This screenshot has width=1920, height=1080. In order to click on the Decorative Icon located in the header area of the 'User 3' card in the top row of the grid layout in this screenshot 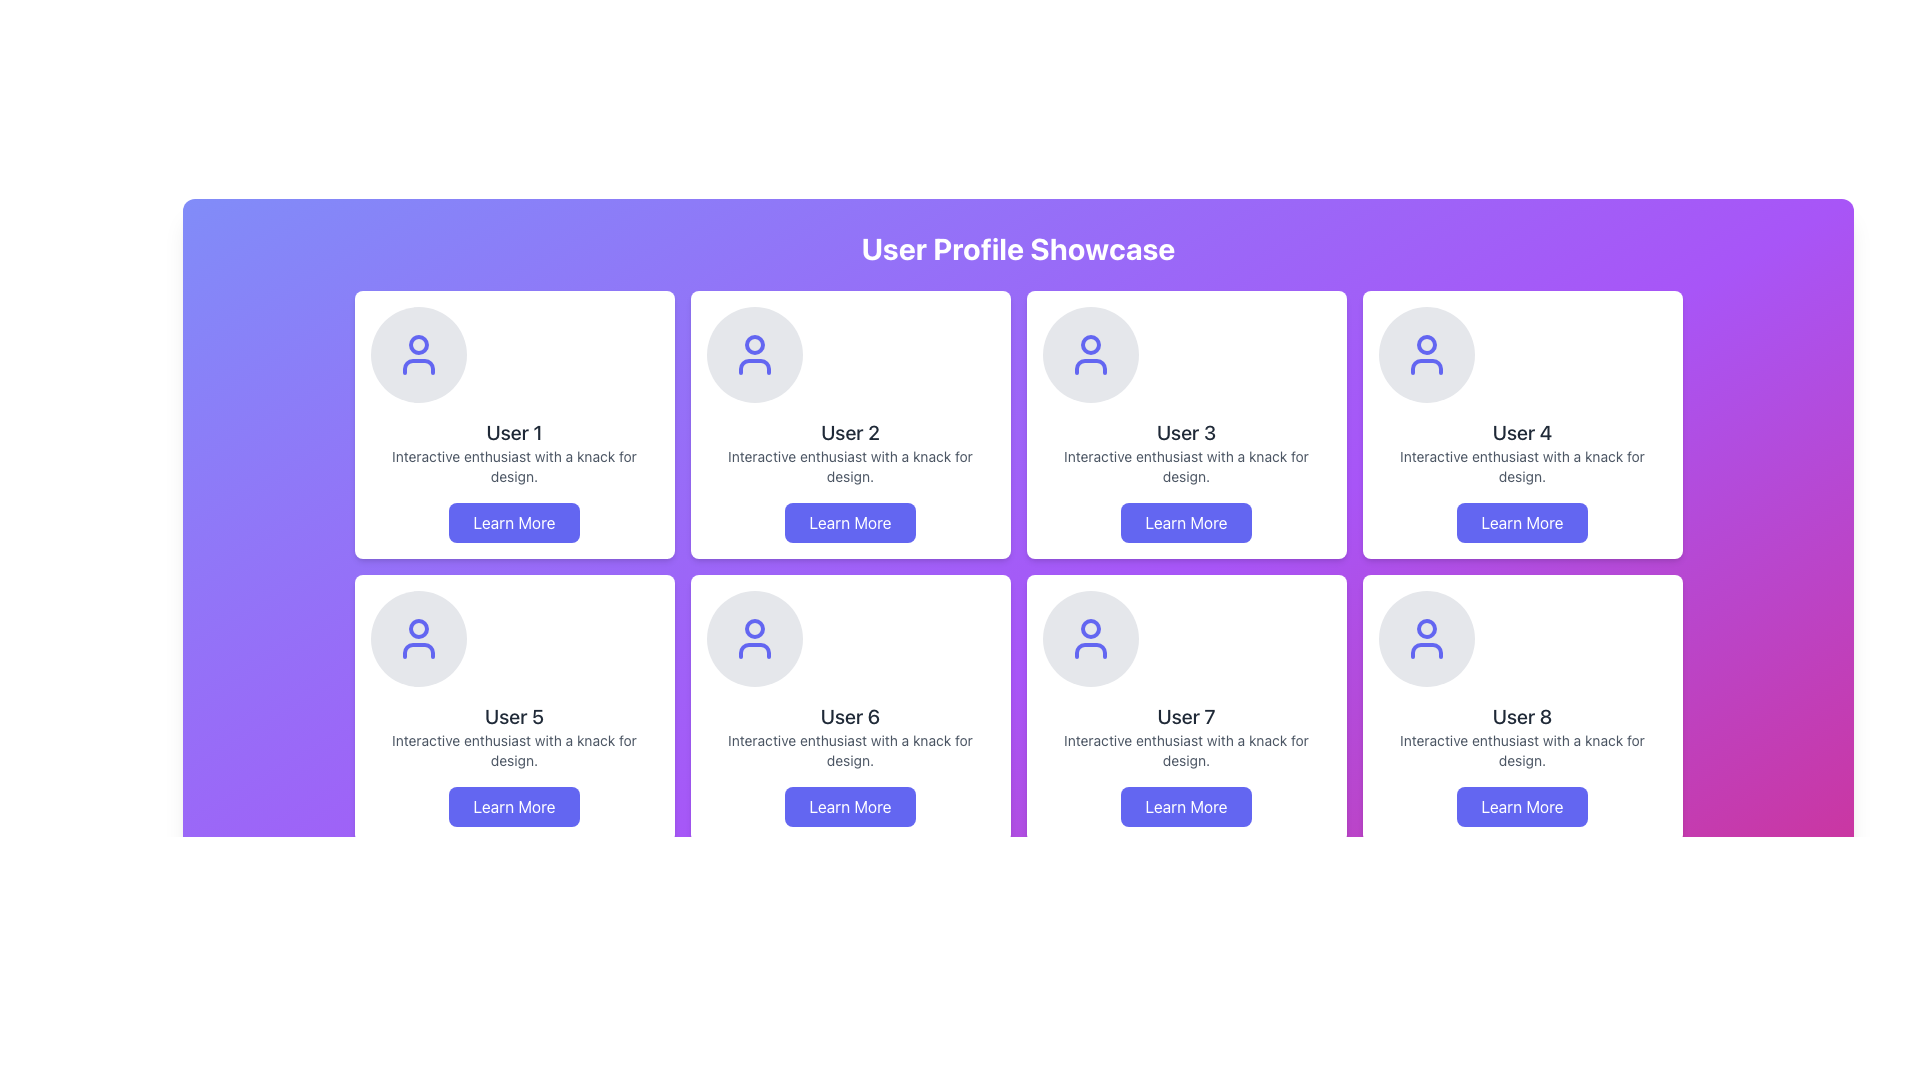, I will do `click(1089, 353)`.